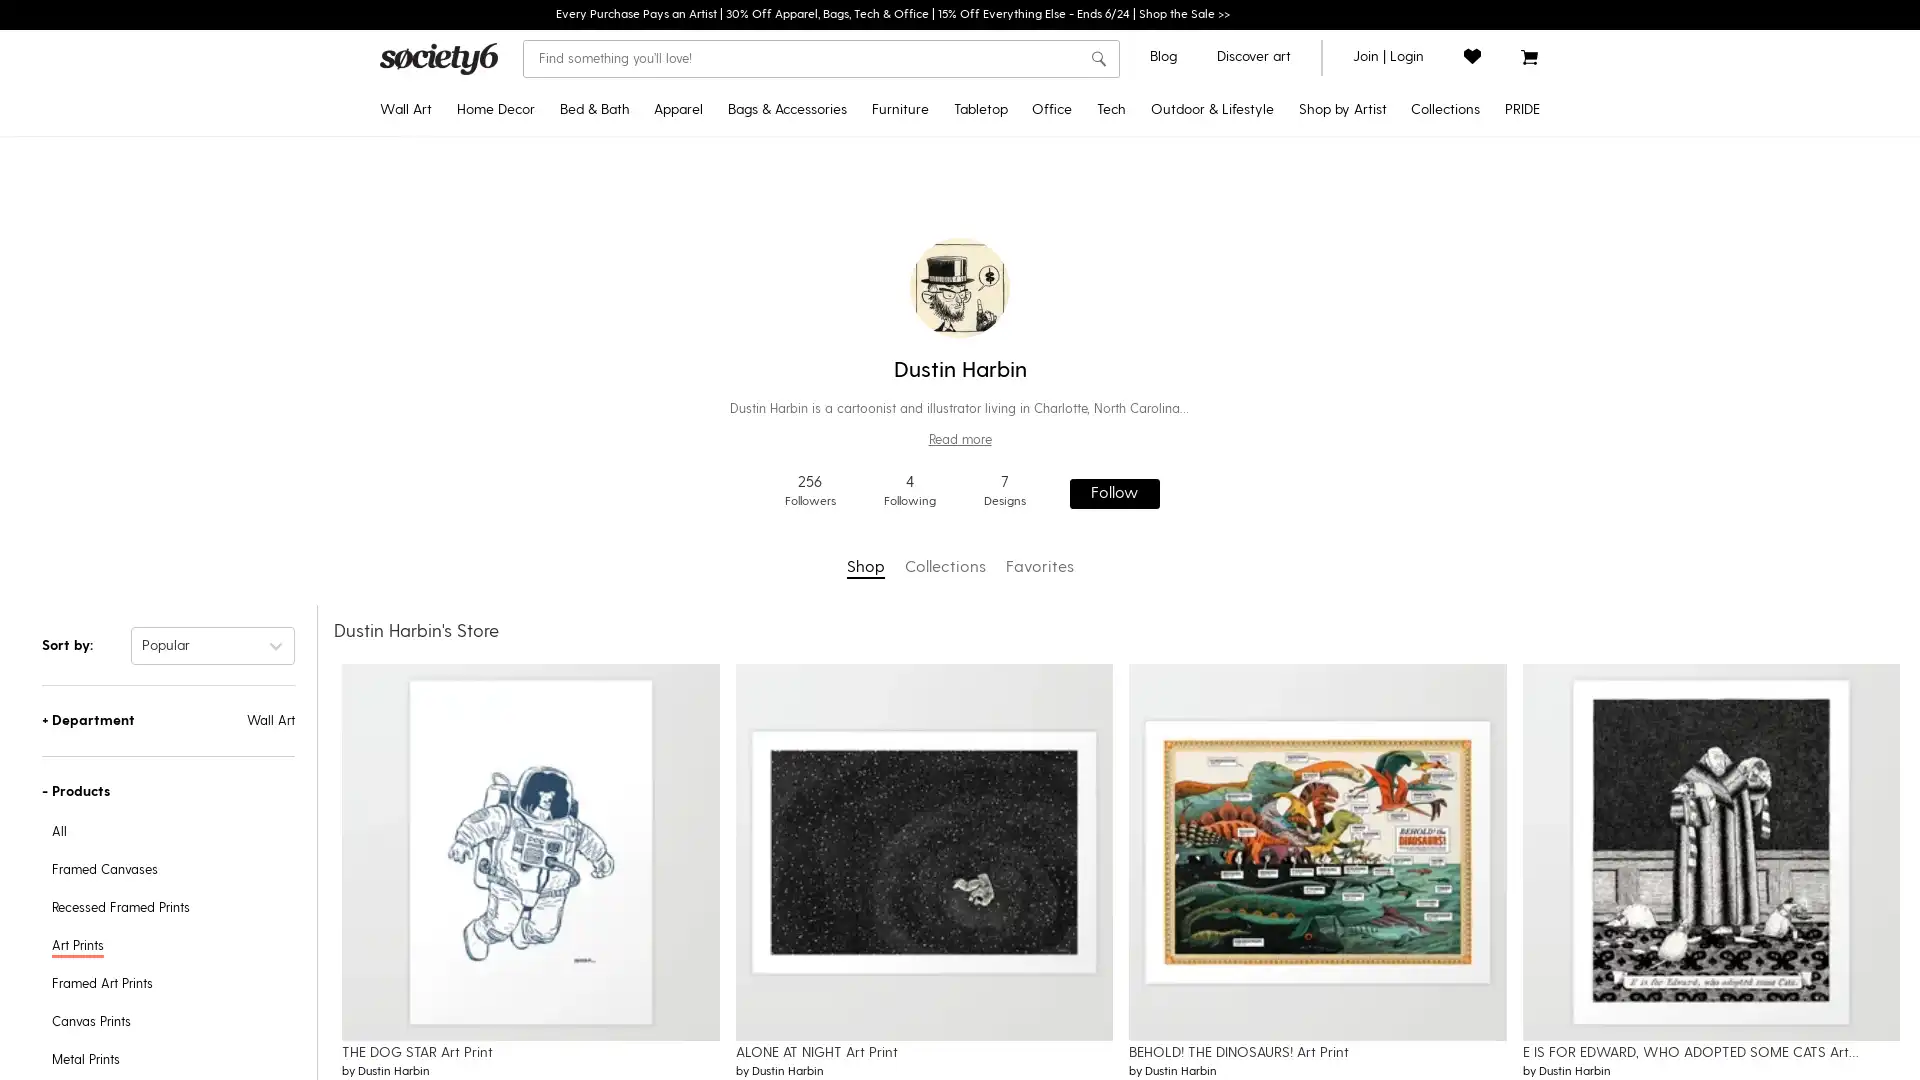  I want to click on Rugs, so click(533, 416).